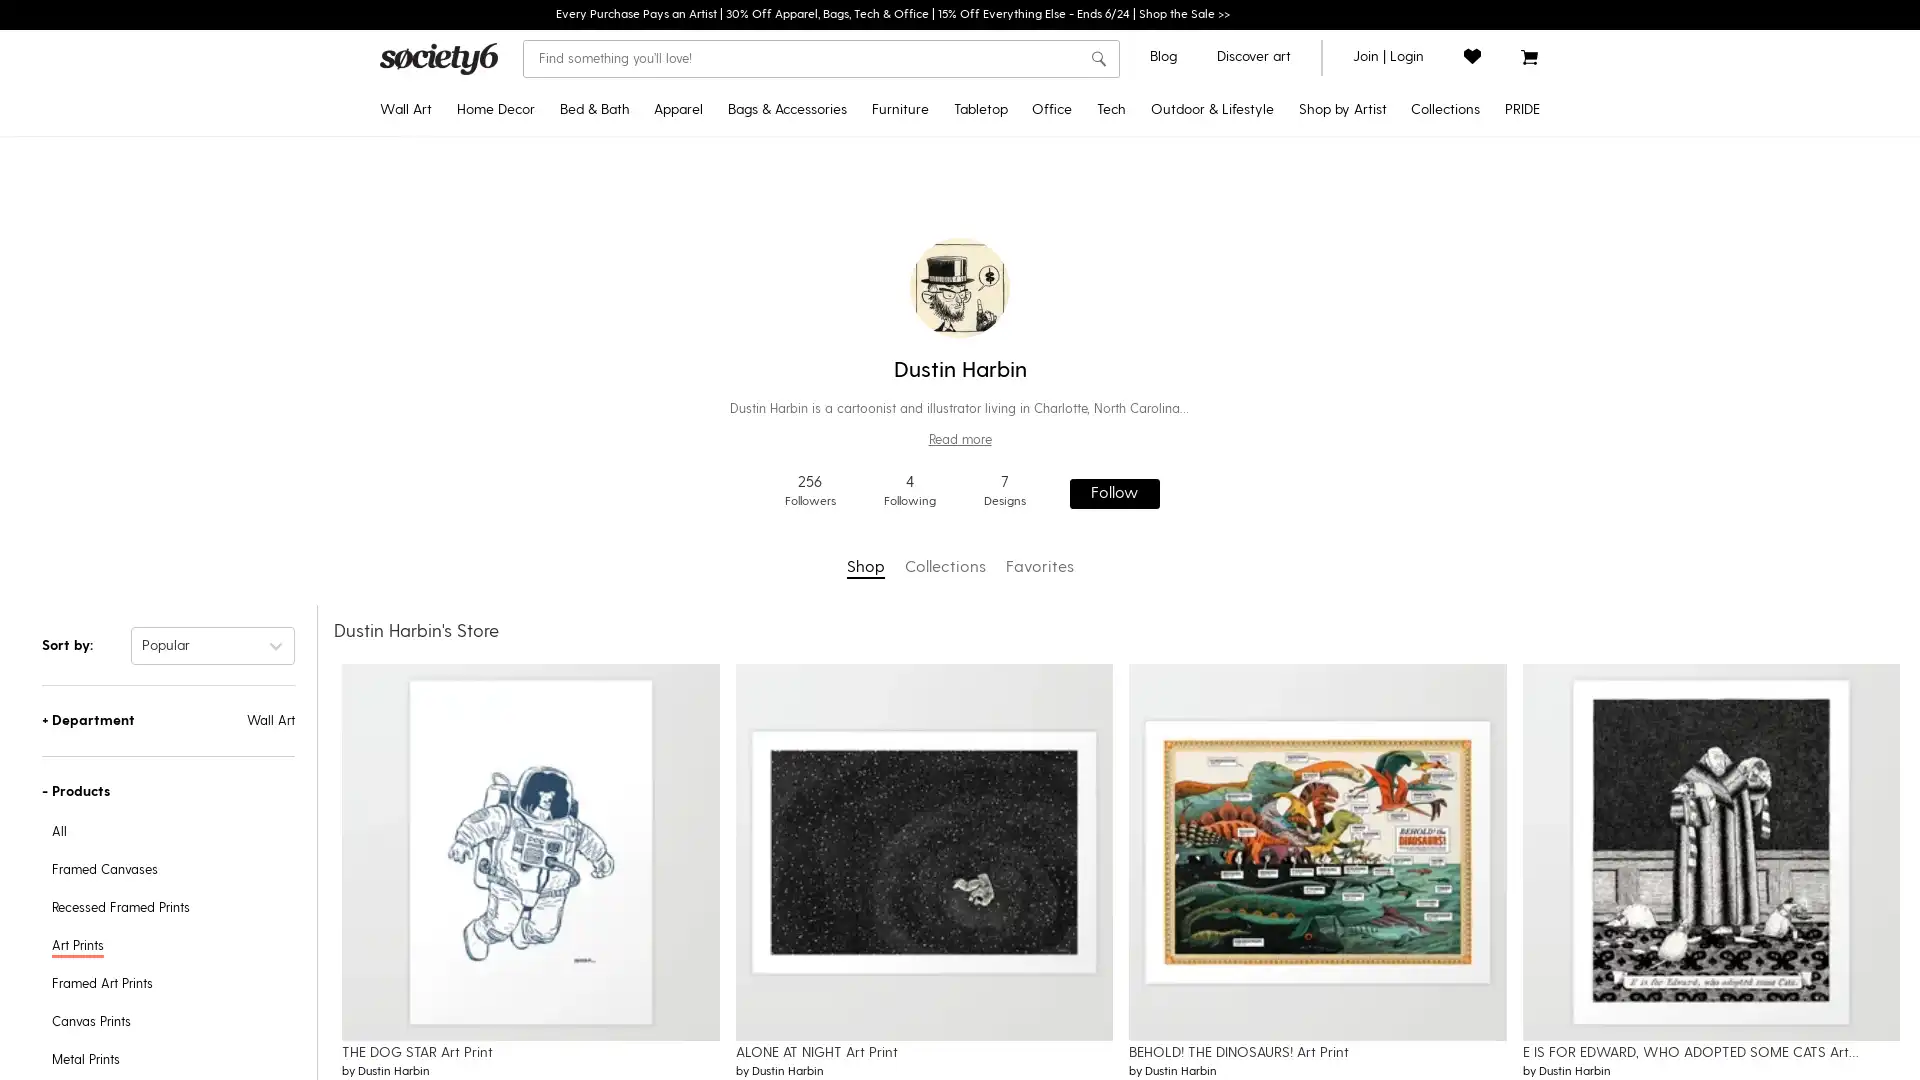  I want to click on Rugs, so click(533, 416).